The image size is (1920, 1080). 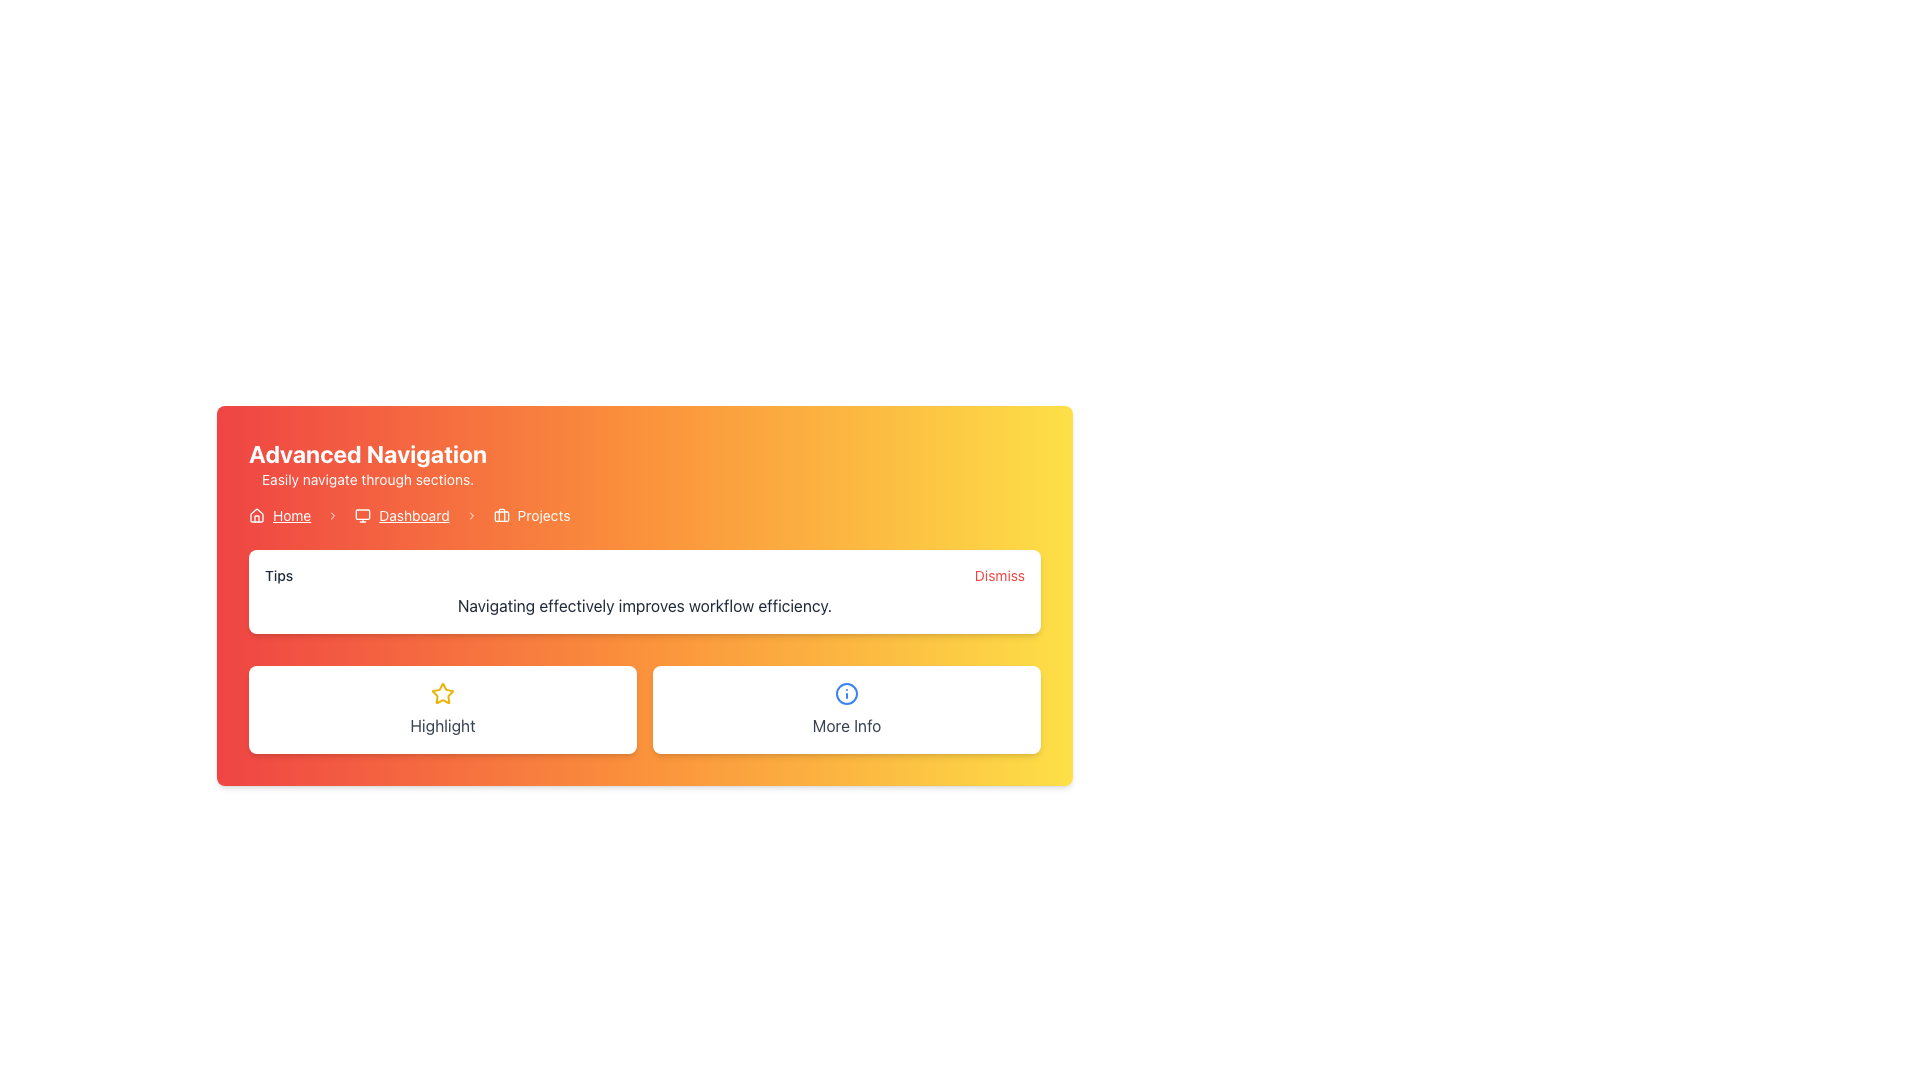 I want to click on the third item in the breadcrumb navigation sequence, which serves as a hyperlink, so click(x=412, y=515).